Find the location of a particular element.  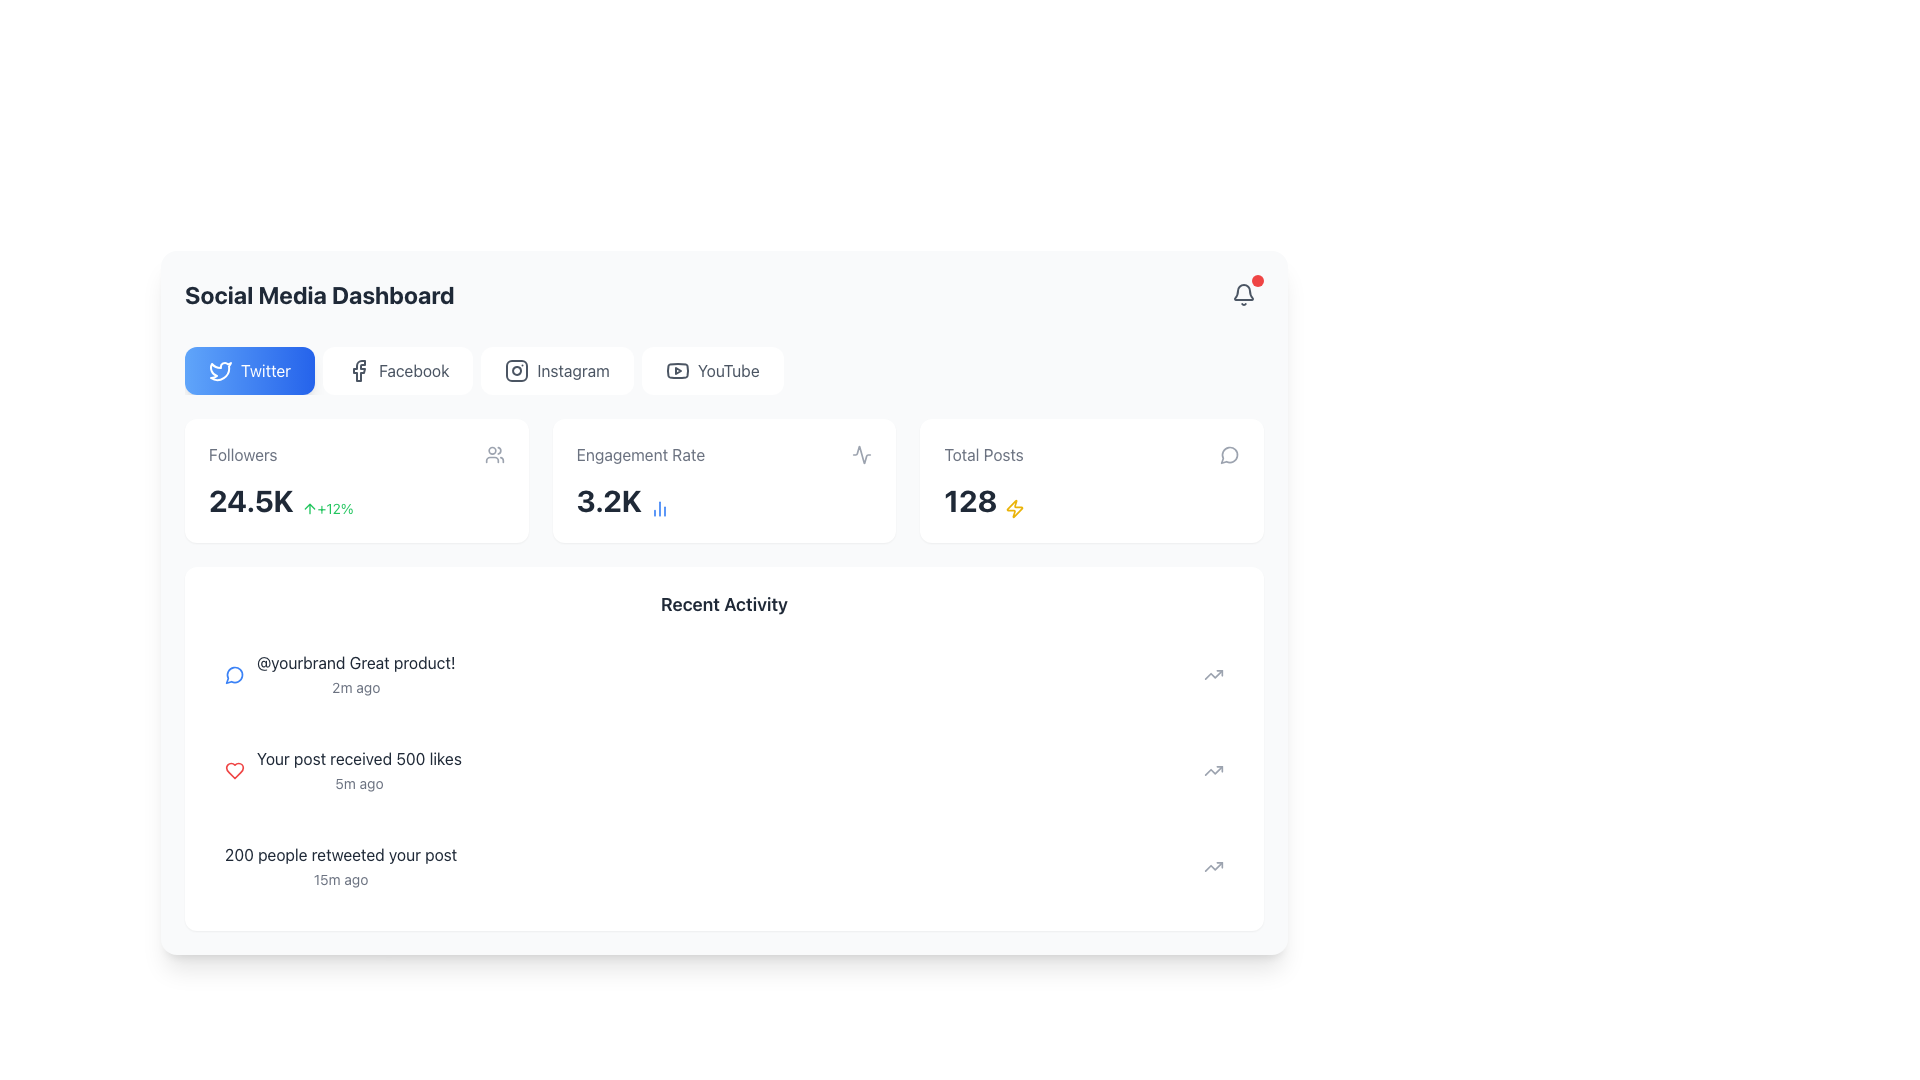

the upward arrow icon indicating a positive growth trend in the 'Followers' section, located next to the '+12%' text is located at coordinates (308, 508).